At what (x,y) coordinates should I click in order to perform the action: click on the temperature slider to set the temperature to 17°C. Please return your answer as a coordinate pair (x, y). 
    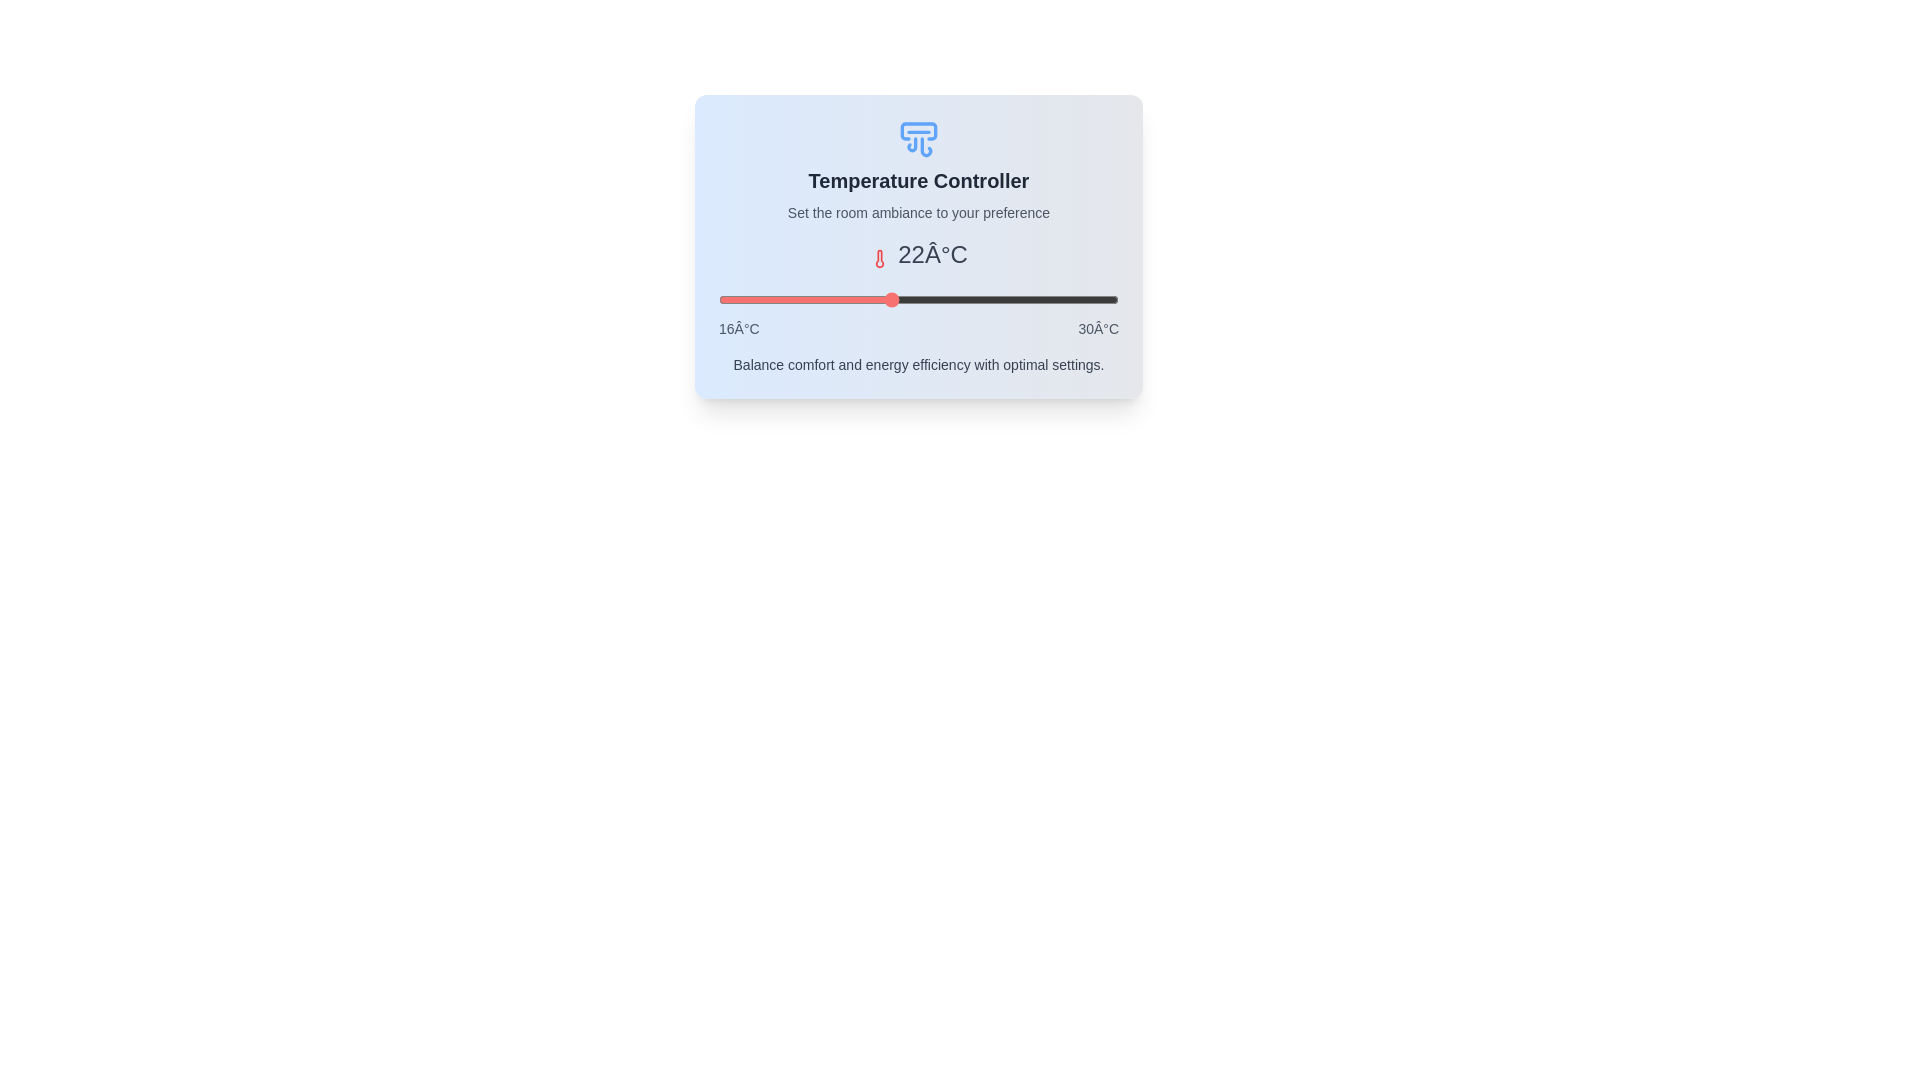
    Looking at the image, I should click on (746, 300).